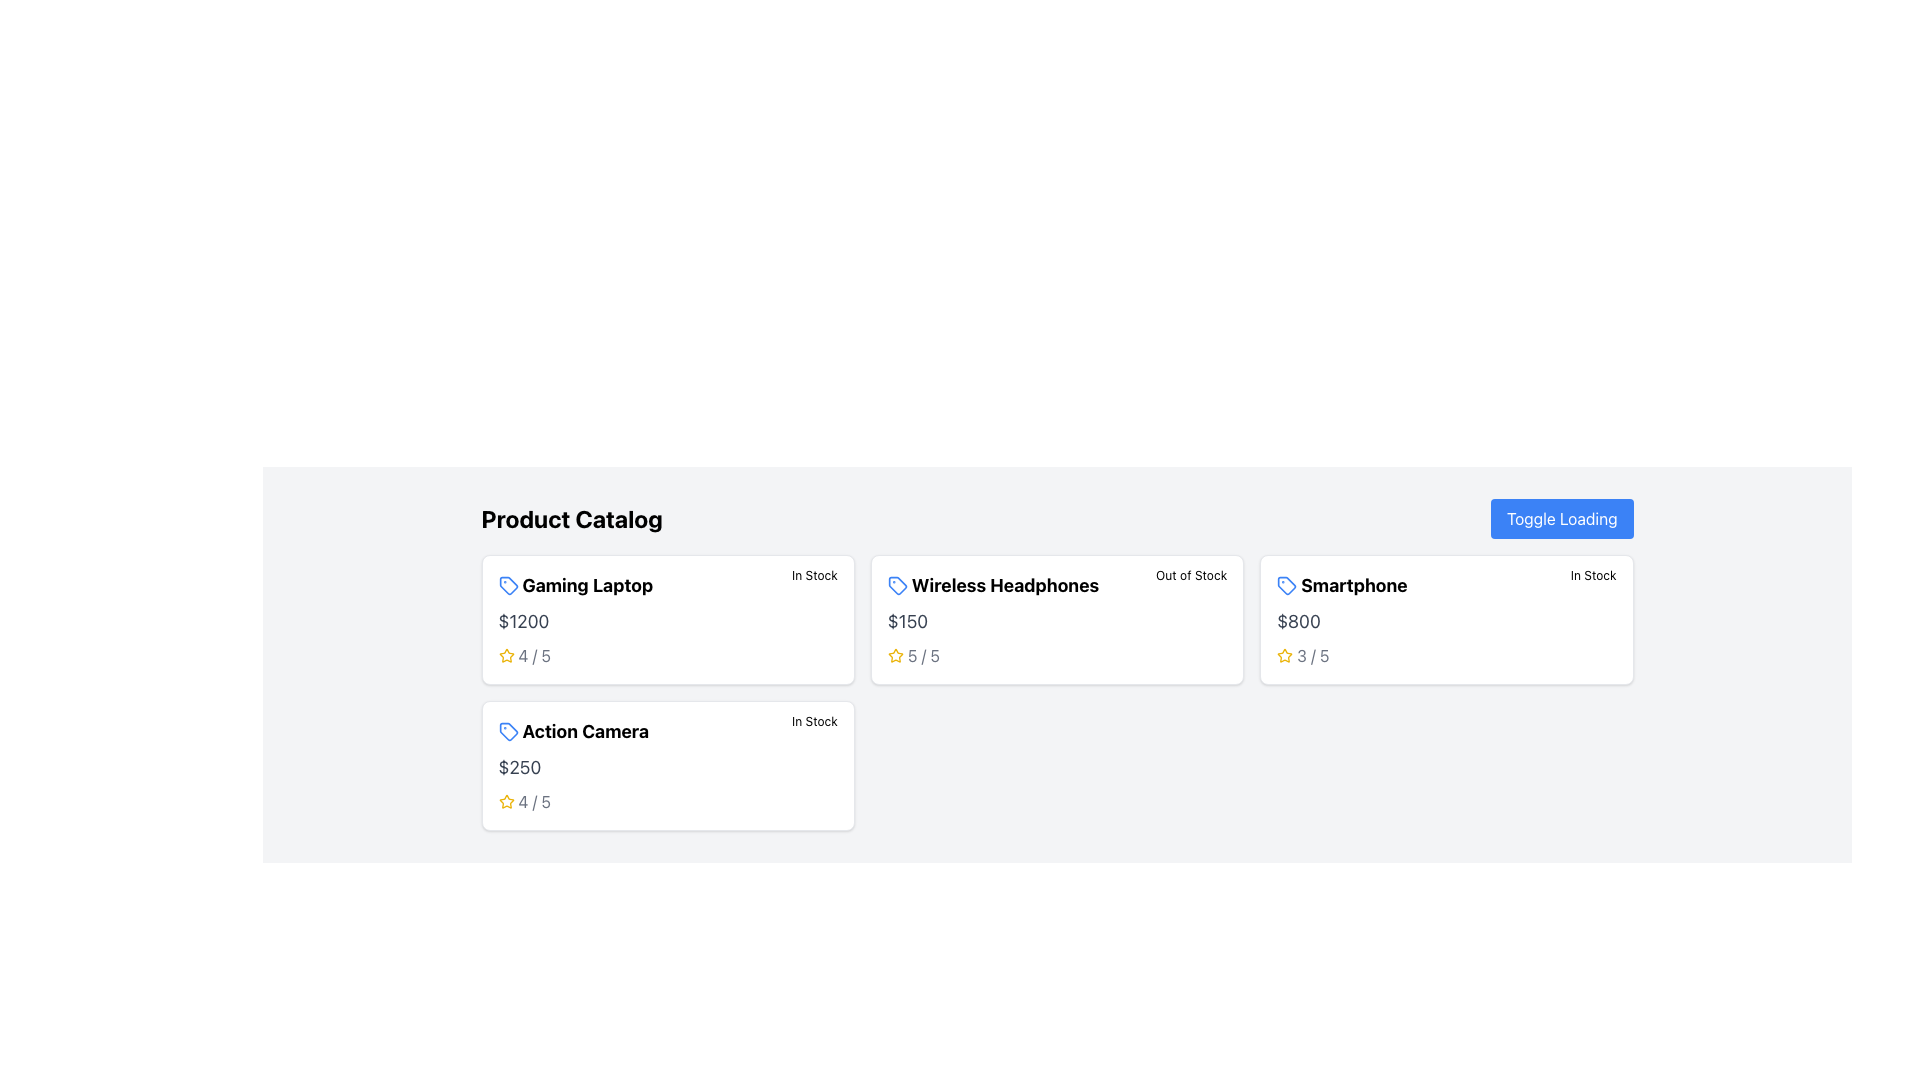  Describe the element at coordinates (1560, 518) in the screenshot. I see `the button in the 'Product Catalog' section located in the upper-right corner` at that location.